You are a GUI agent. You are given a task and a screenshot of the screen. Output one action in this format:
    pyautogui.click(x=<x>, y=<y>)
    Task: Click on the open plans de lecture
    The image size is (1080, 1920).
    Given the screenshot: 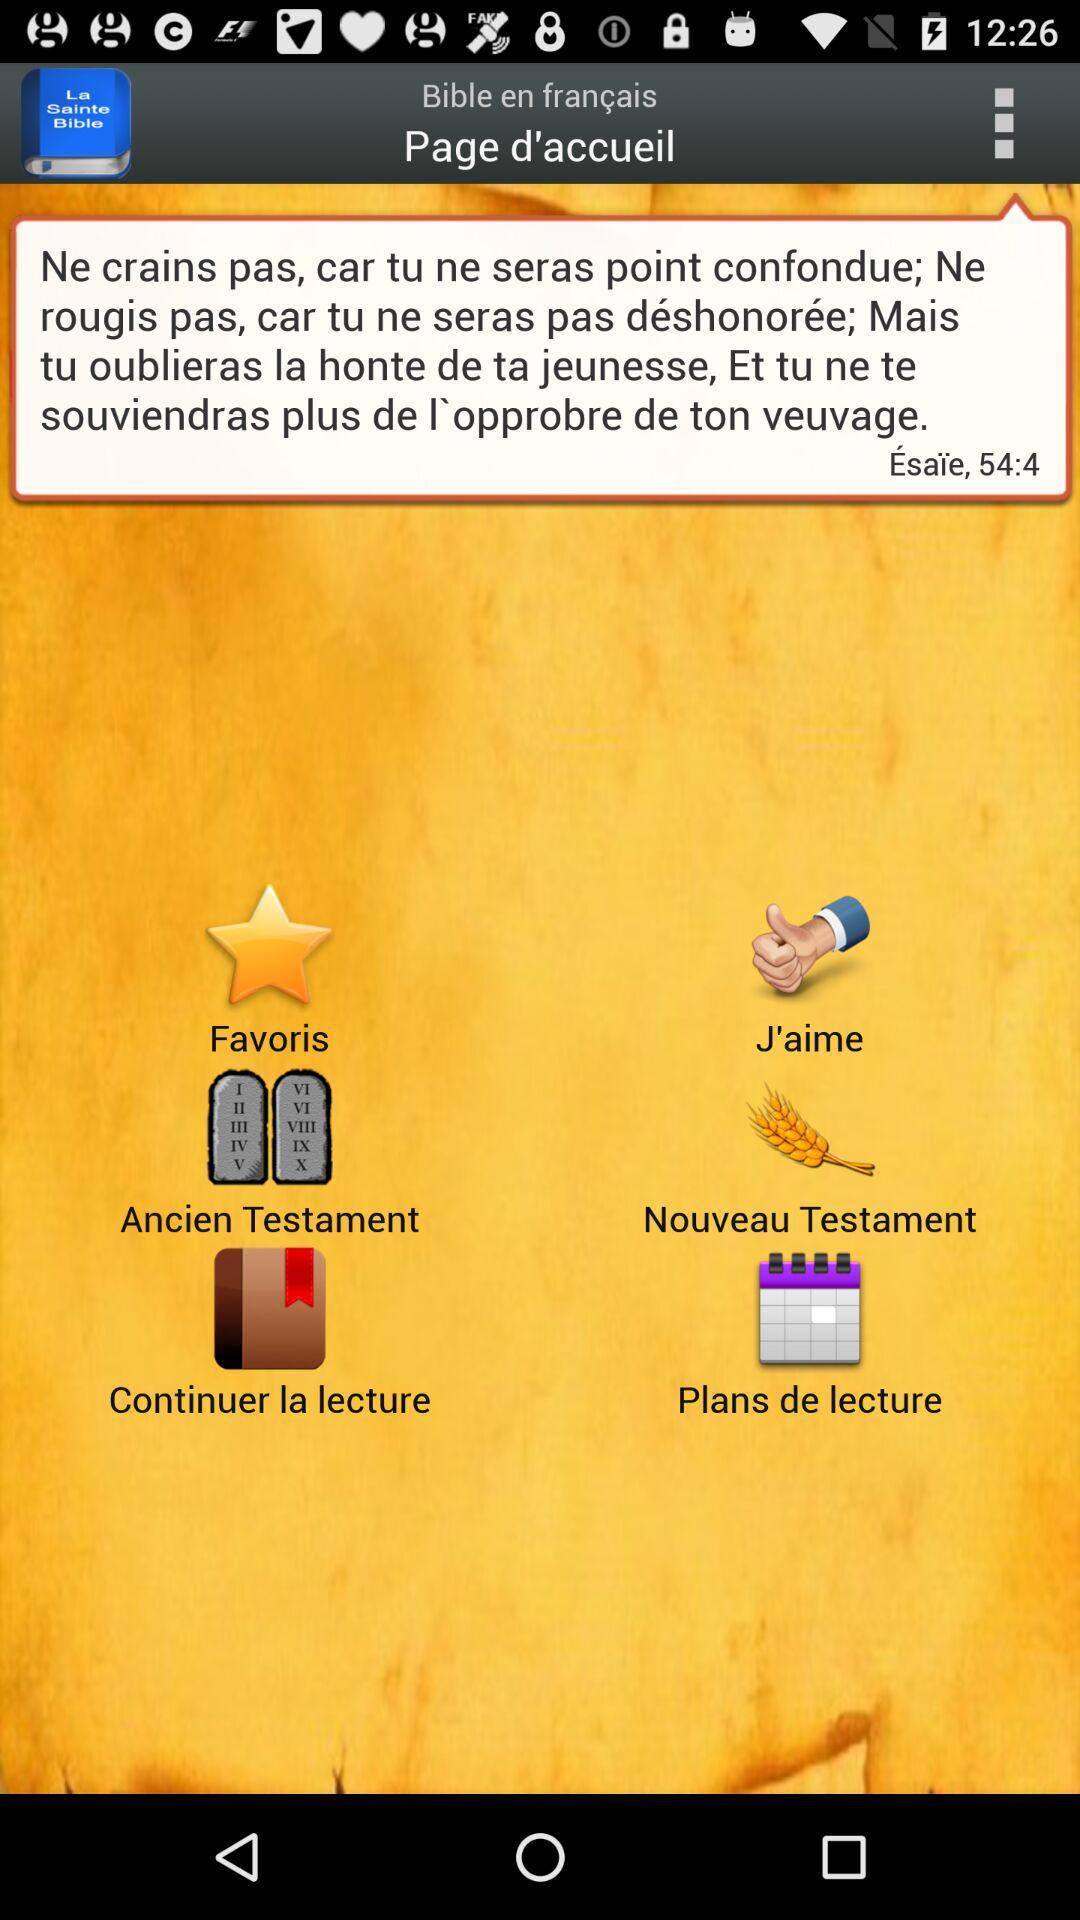 What is the action you would take?
    pyautogui.click(x=808, y=1308)
    